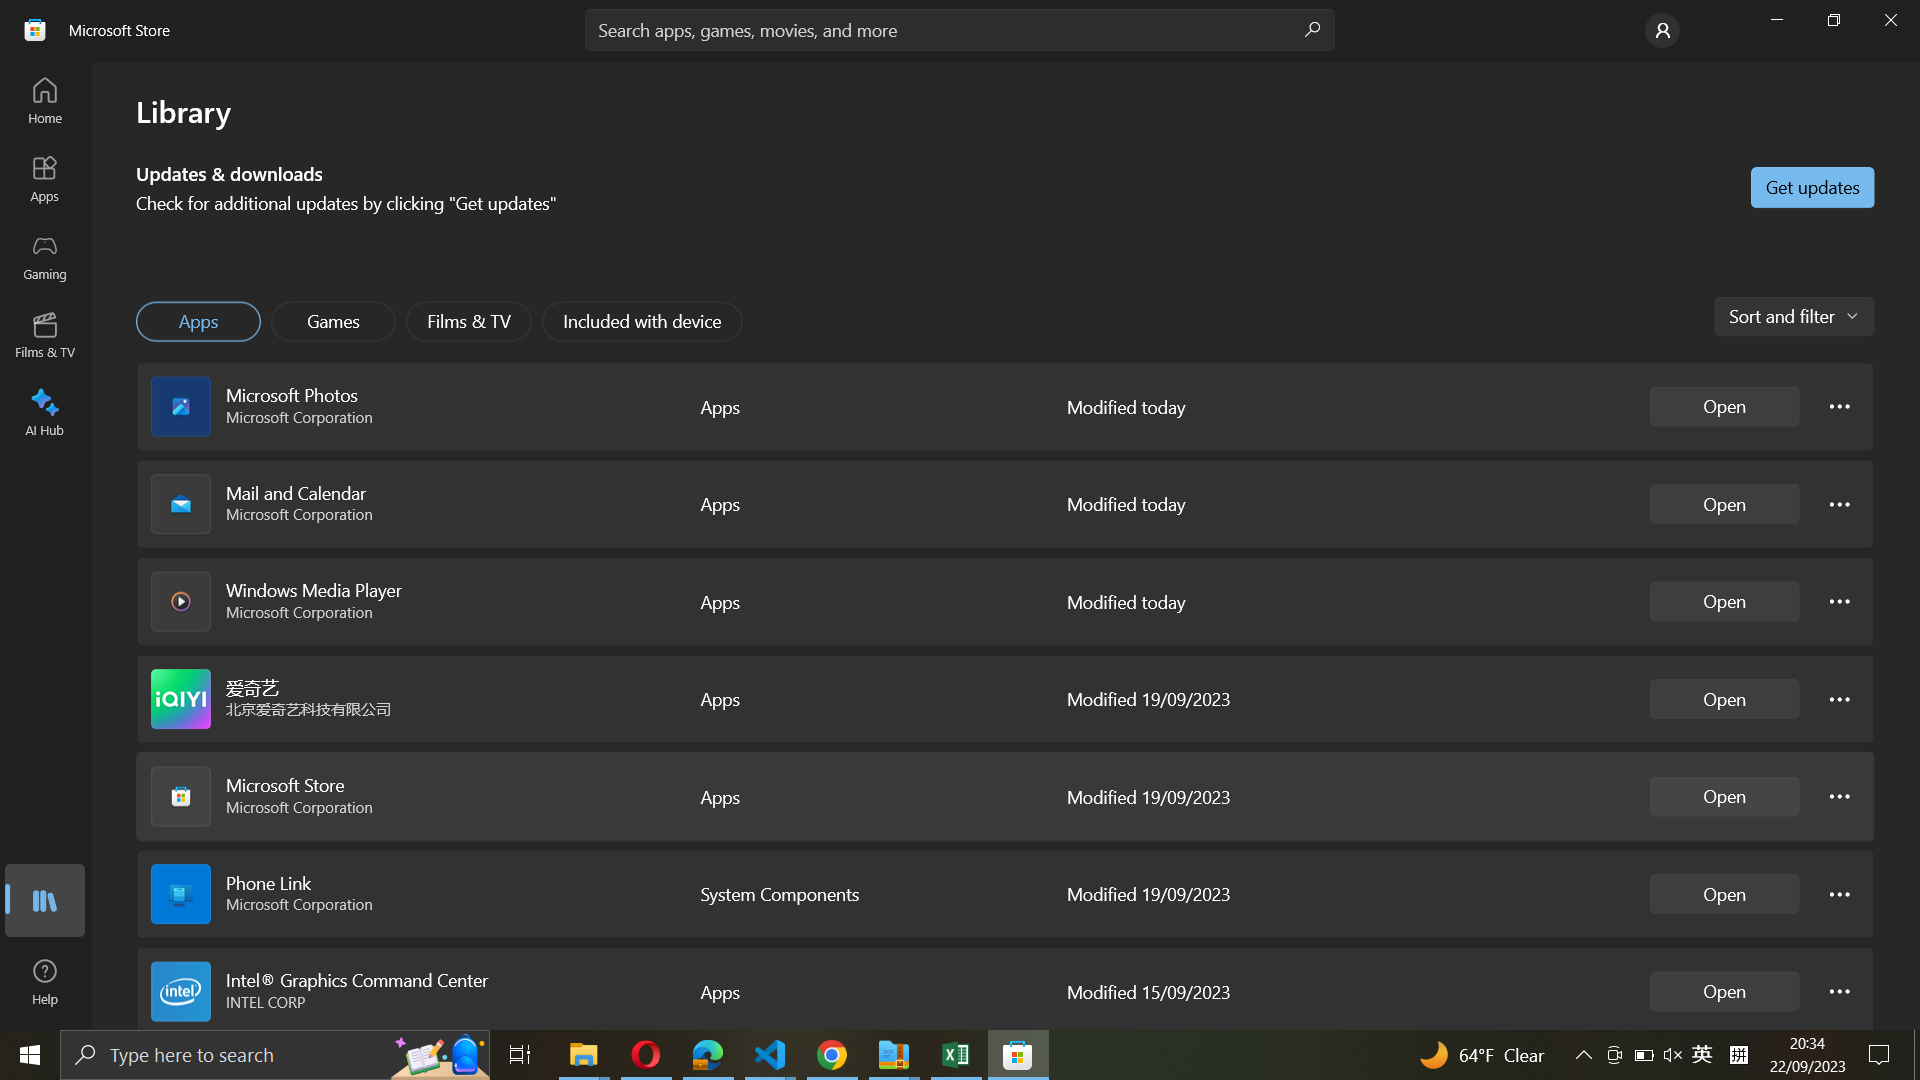  What do you see at coordinates (468, 321) in the screenshot?
I see `Films & TV application` at bounding box center [468, 321].